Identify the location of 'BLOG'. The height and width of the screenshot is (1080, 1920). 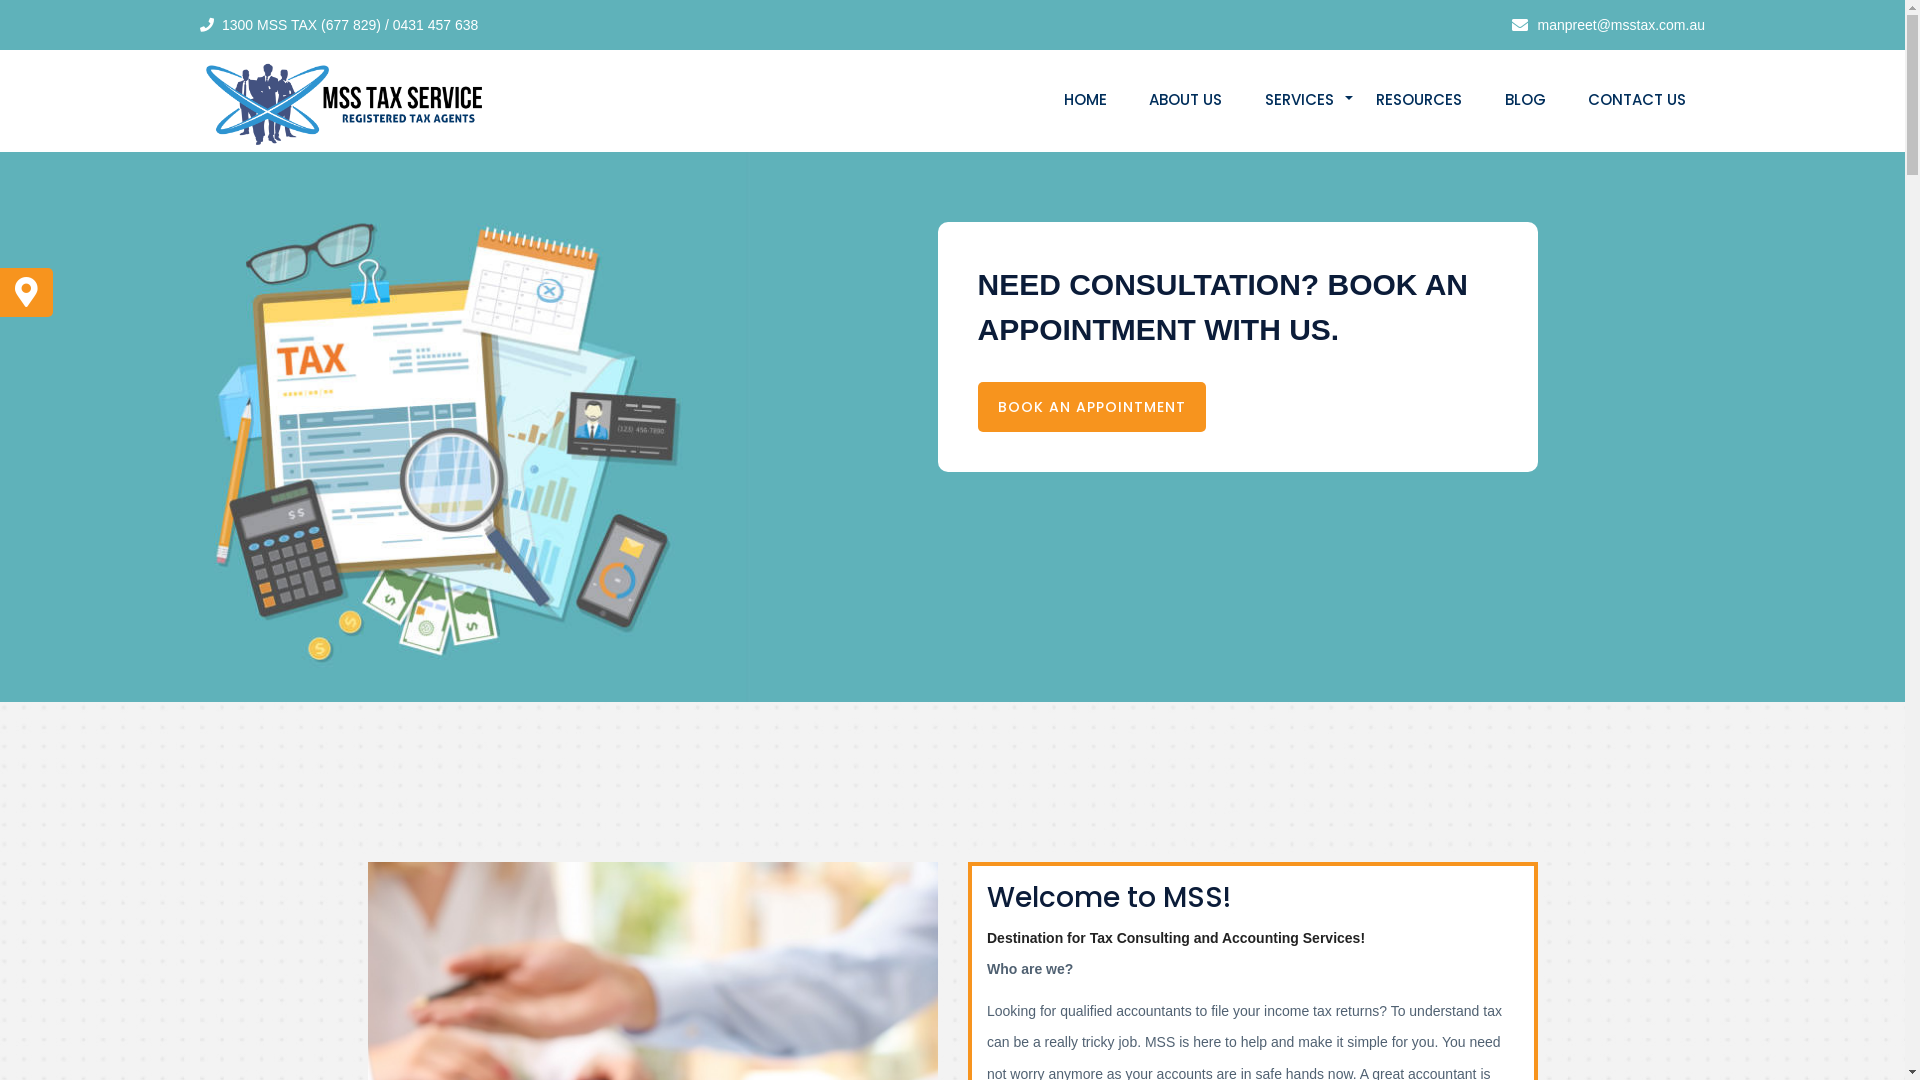
(1524, 100).